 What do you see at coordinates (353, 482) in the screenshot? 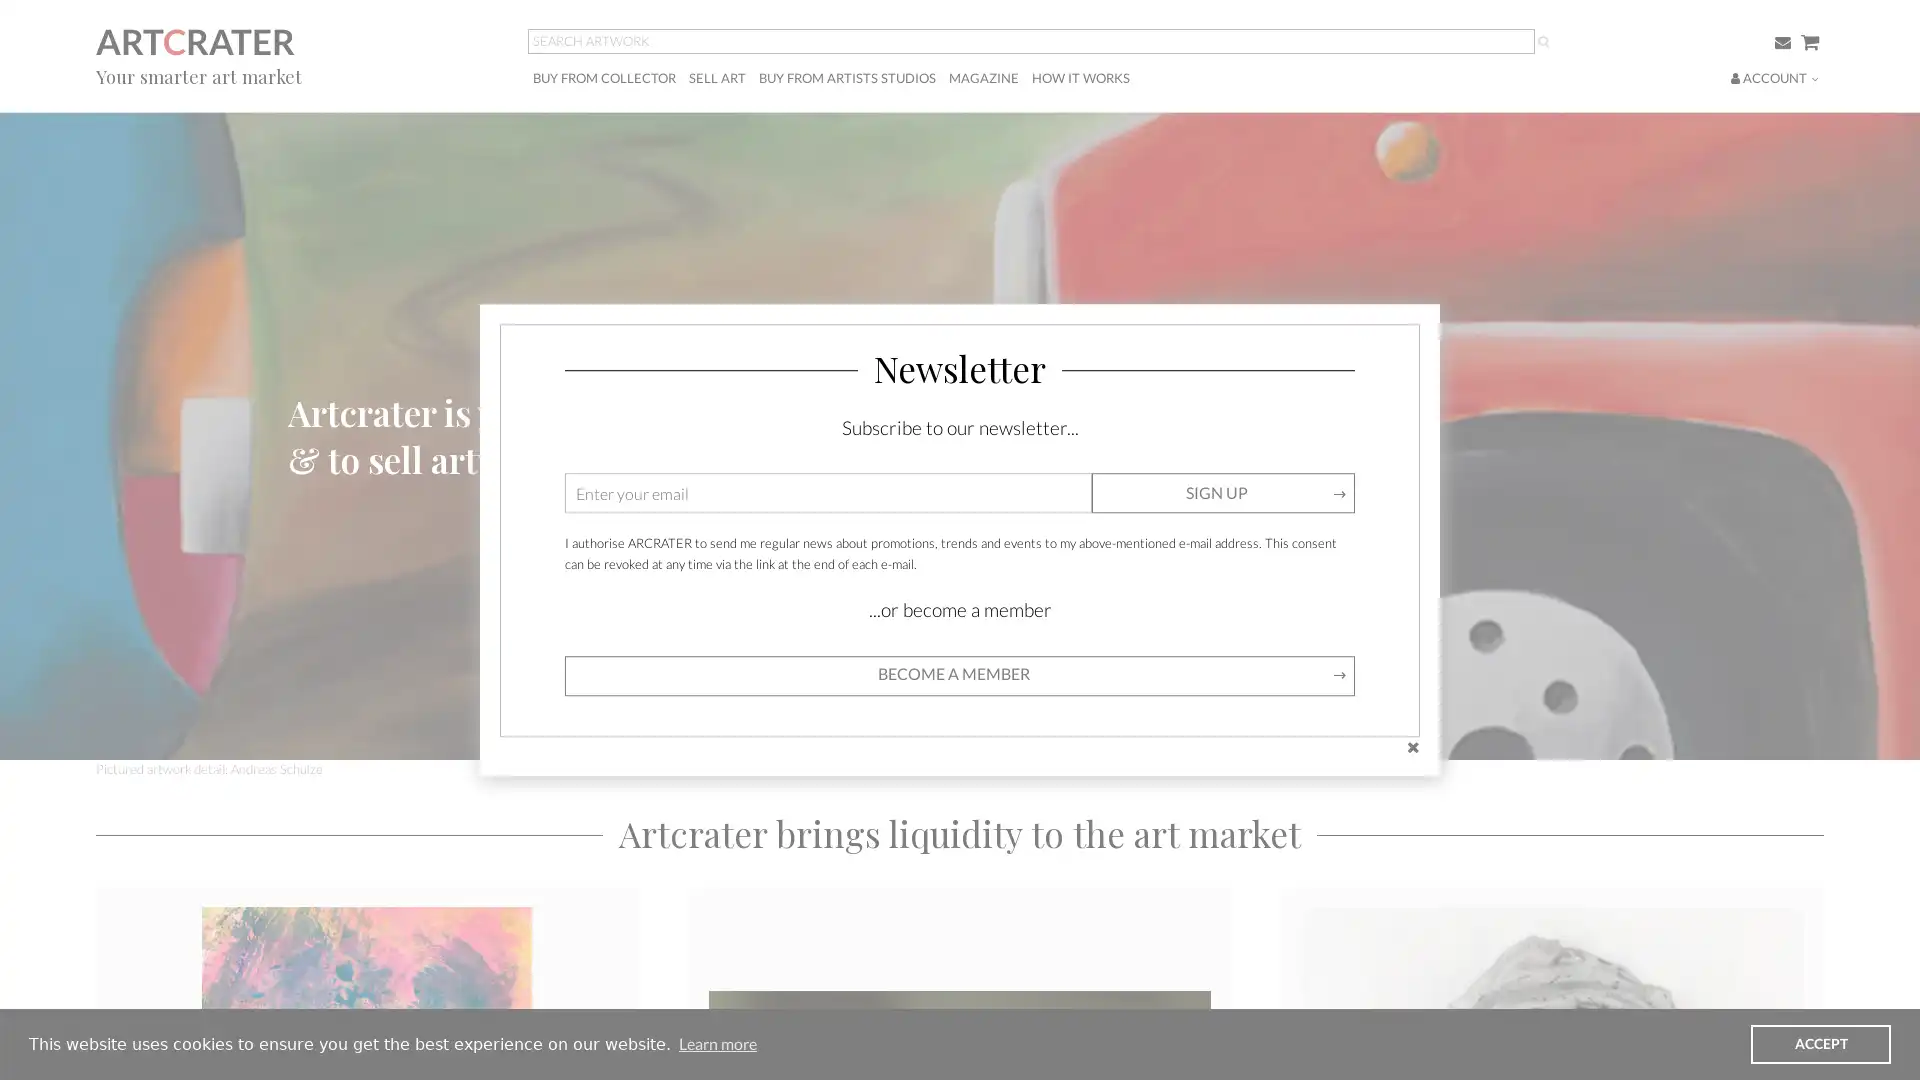
I see `BROWSE SALES` at bounding box center [353, 482].